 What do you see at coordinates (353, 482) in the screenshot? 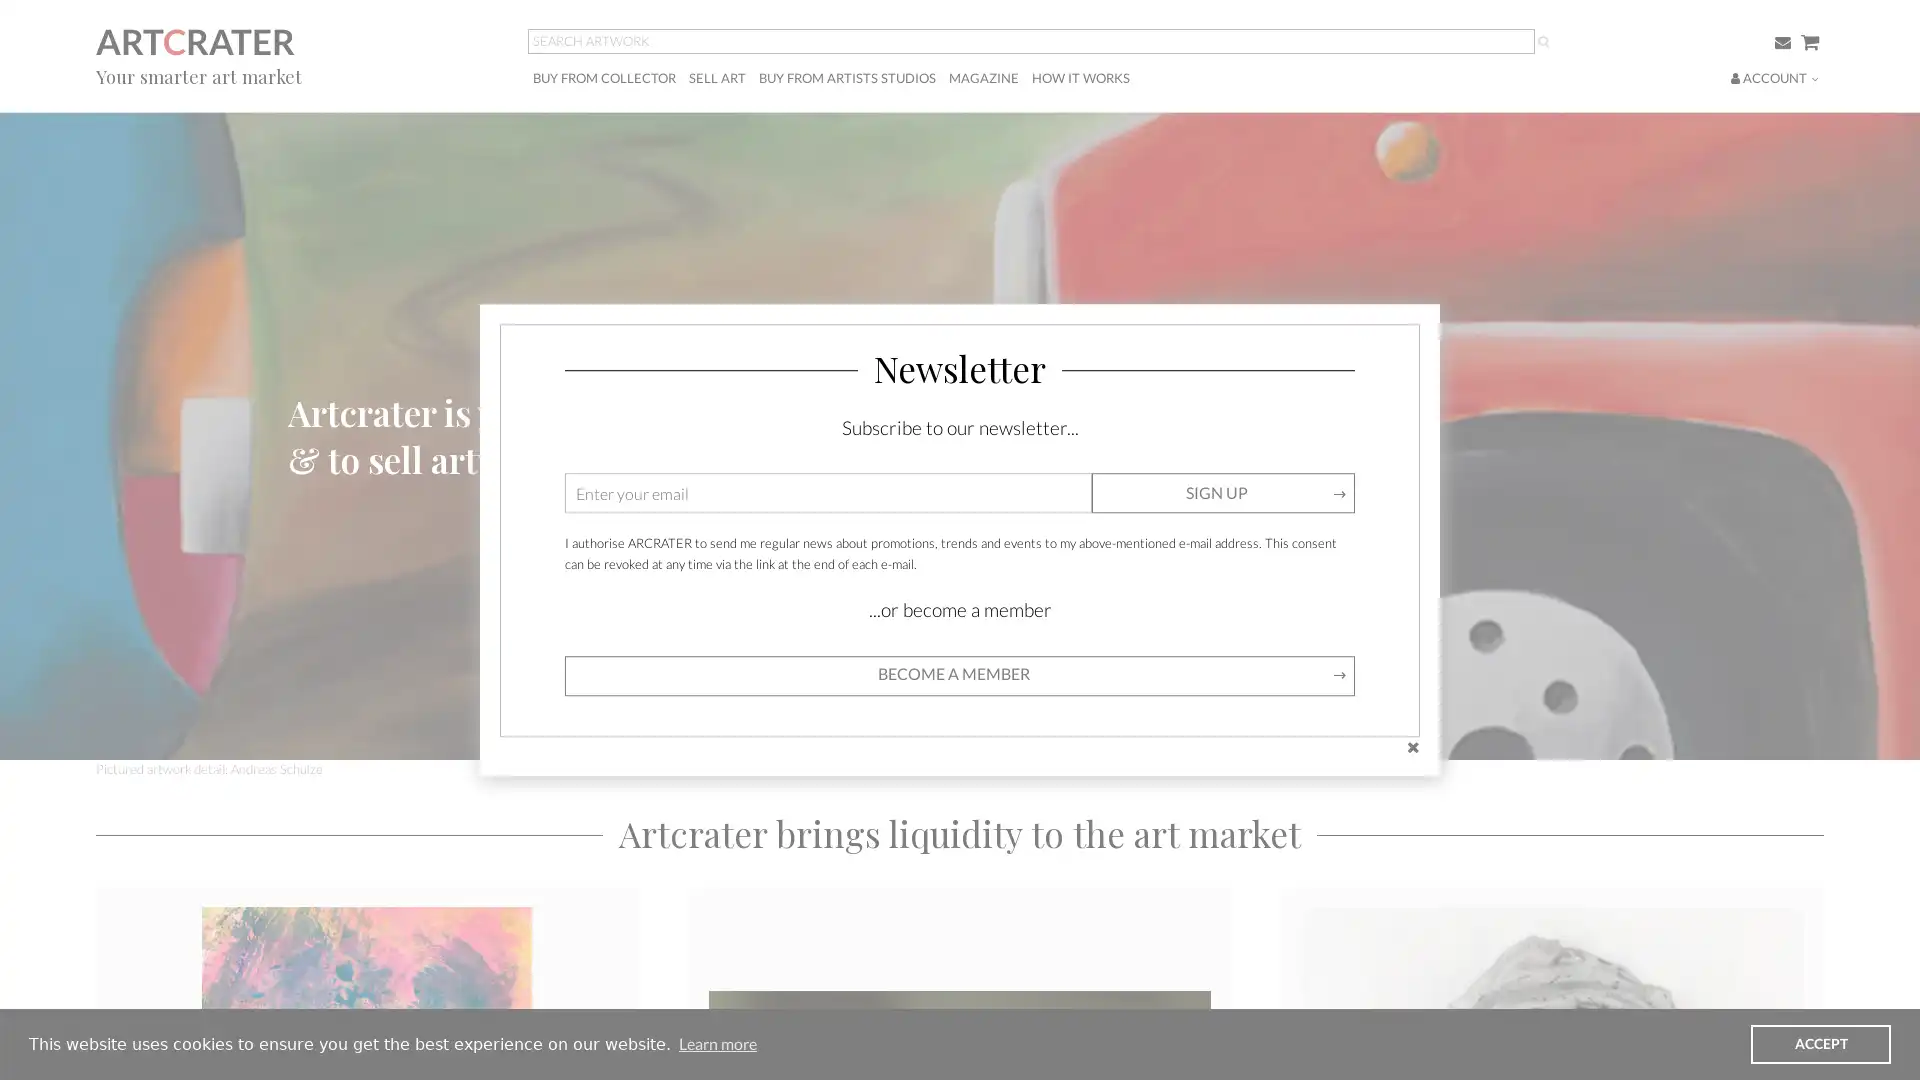
I see `BROWSE SALES` at bounding box center [353, 482].